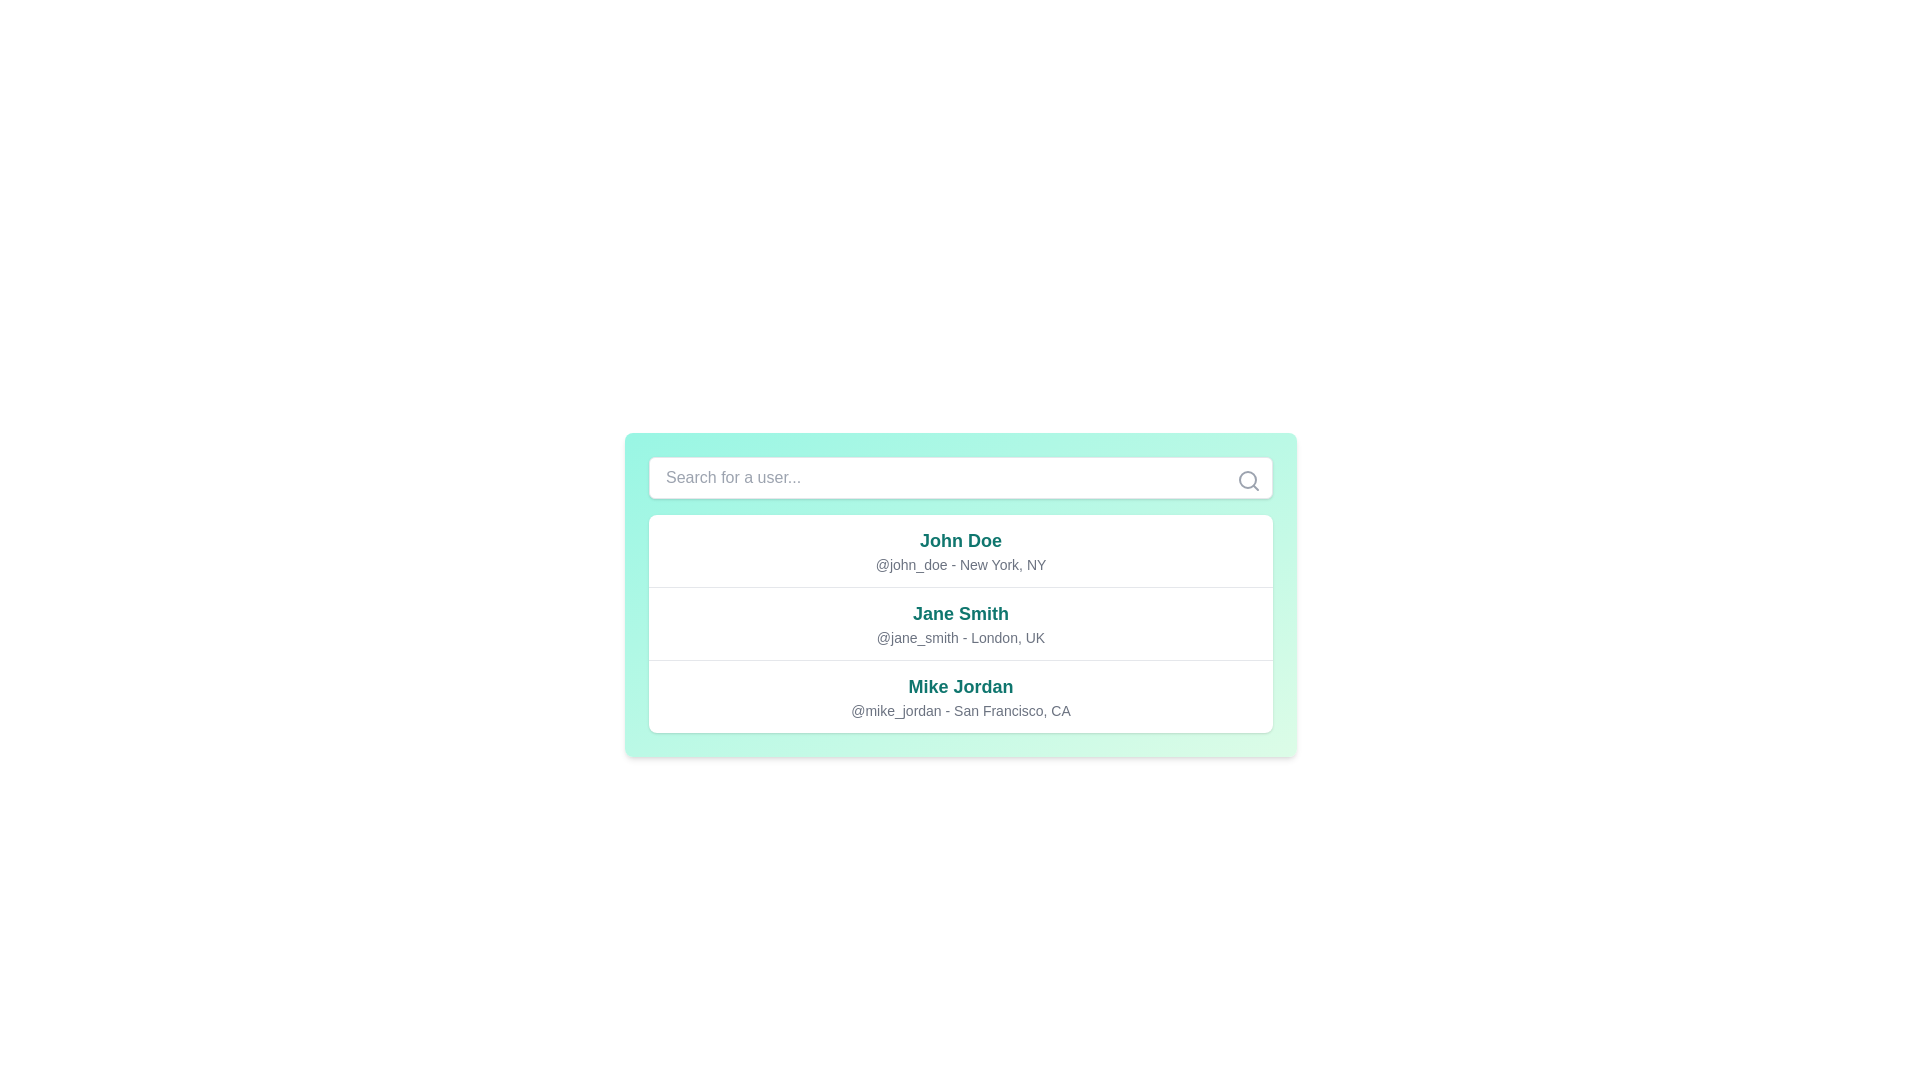 This screenshot has width=1920, height=1080. What do you see at coordinates (960, 540) in the screenshot?
I see `the static text label 'John Doe', which is styled in large, bold teal font and located at the top of the first item in a scrollable list` at bounding box center [960, 540].